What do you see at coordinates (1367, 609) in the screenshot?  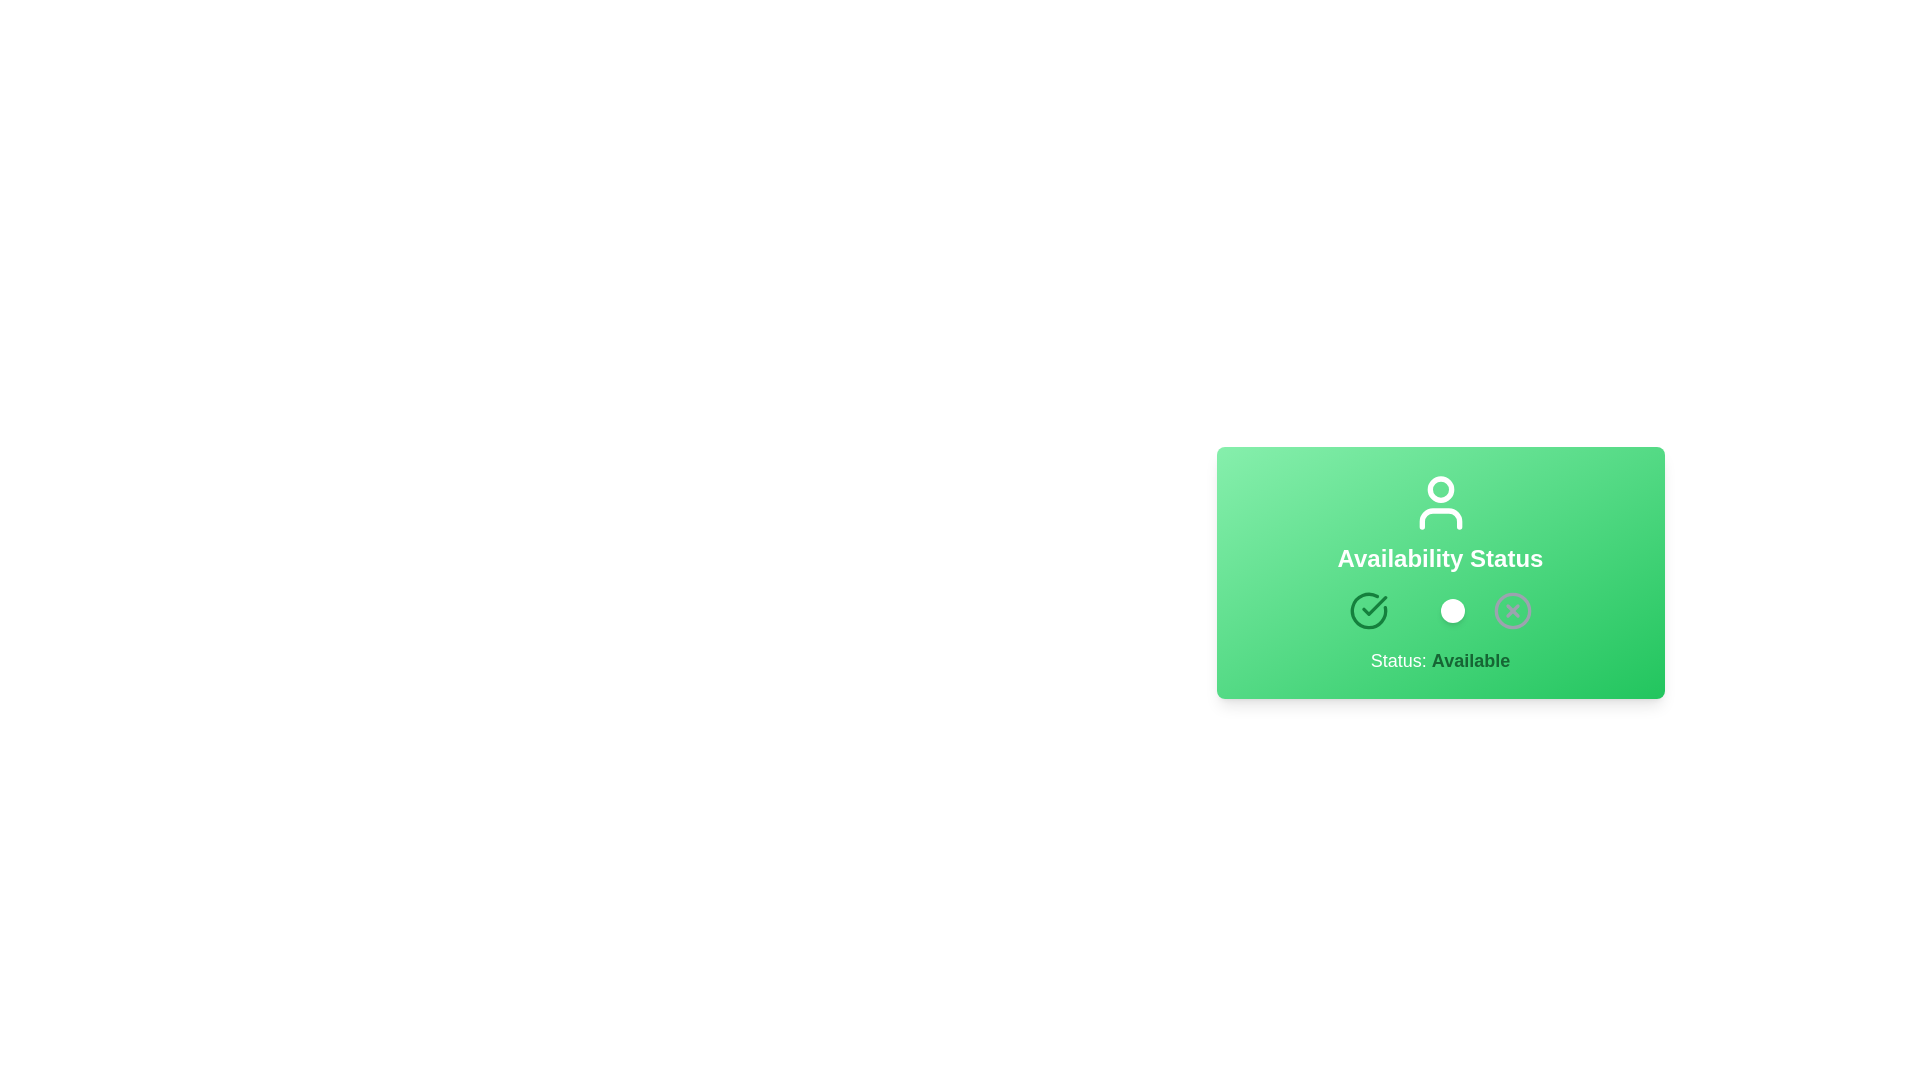 I see `the 'Available' status icon located below 'Availability Status'` at bounding box center [1367, 609].